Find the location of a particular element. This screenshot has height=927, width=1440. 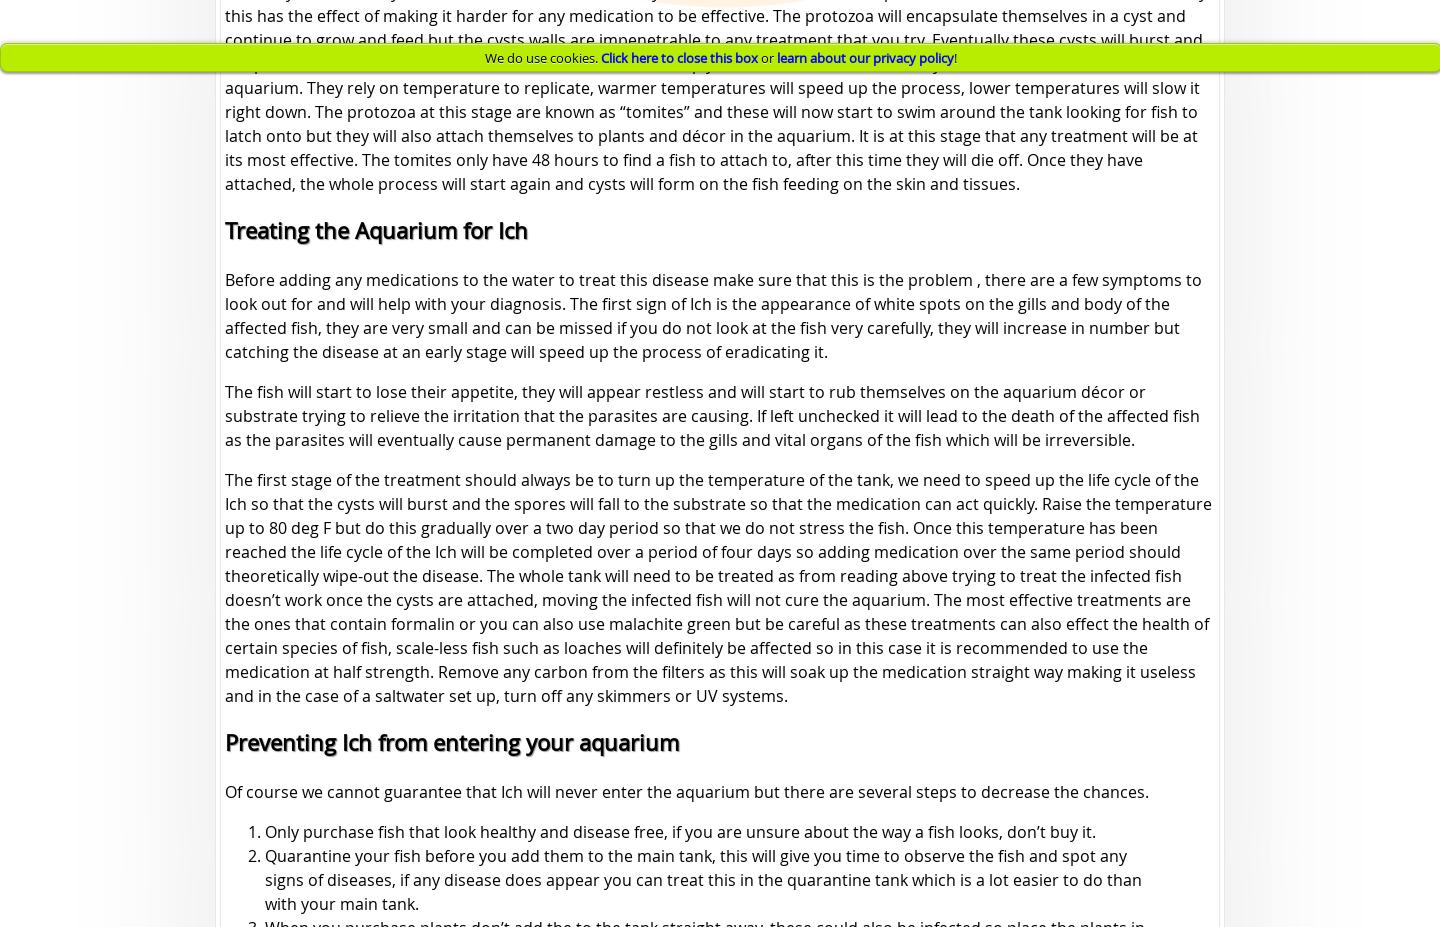

'Only purchase fish that look healthy and disease free, if you are unsure about the way a fish looks, don’t buy it.' is located at coordinates (680, 831).